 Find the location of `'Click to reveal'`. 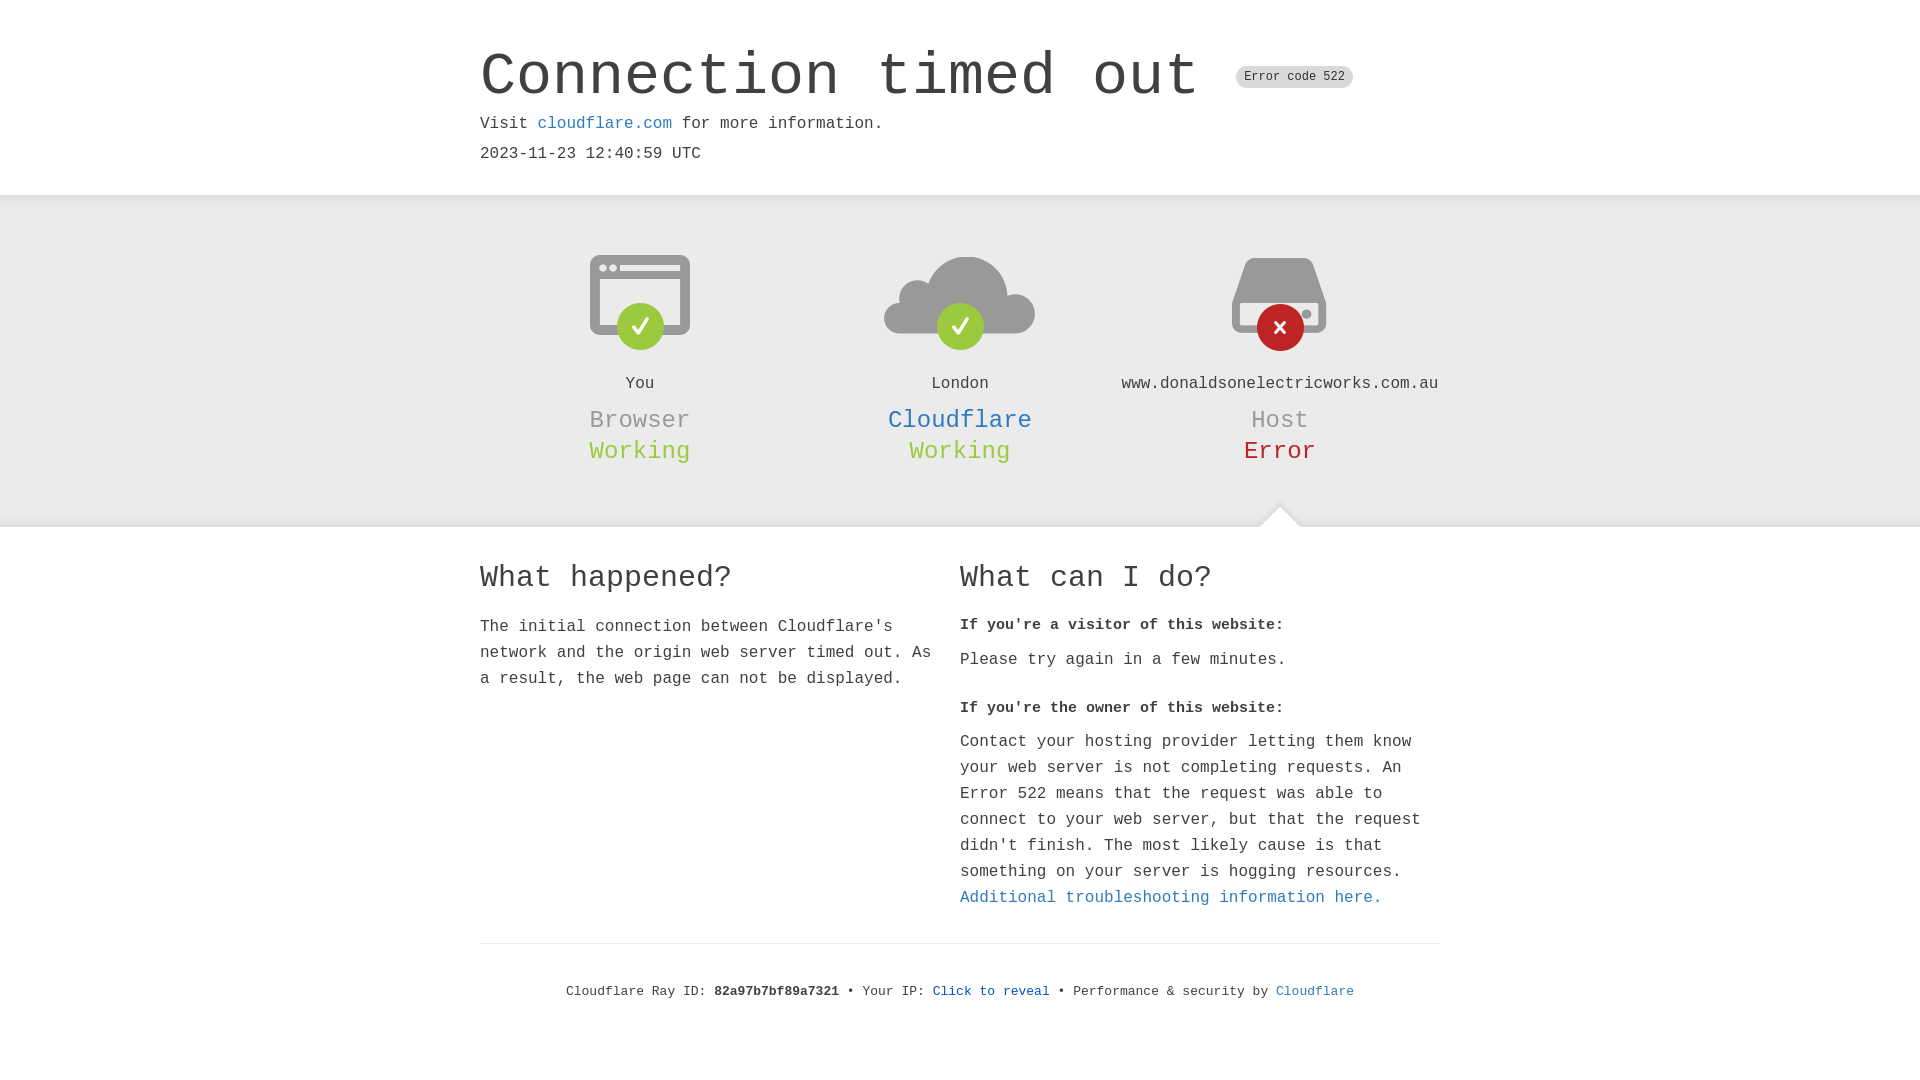

'Click to reveal' is located at coordinates (931, 991).